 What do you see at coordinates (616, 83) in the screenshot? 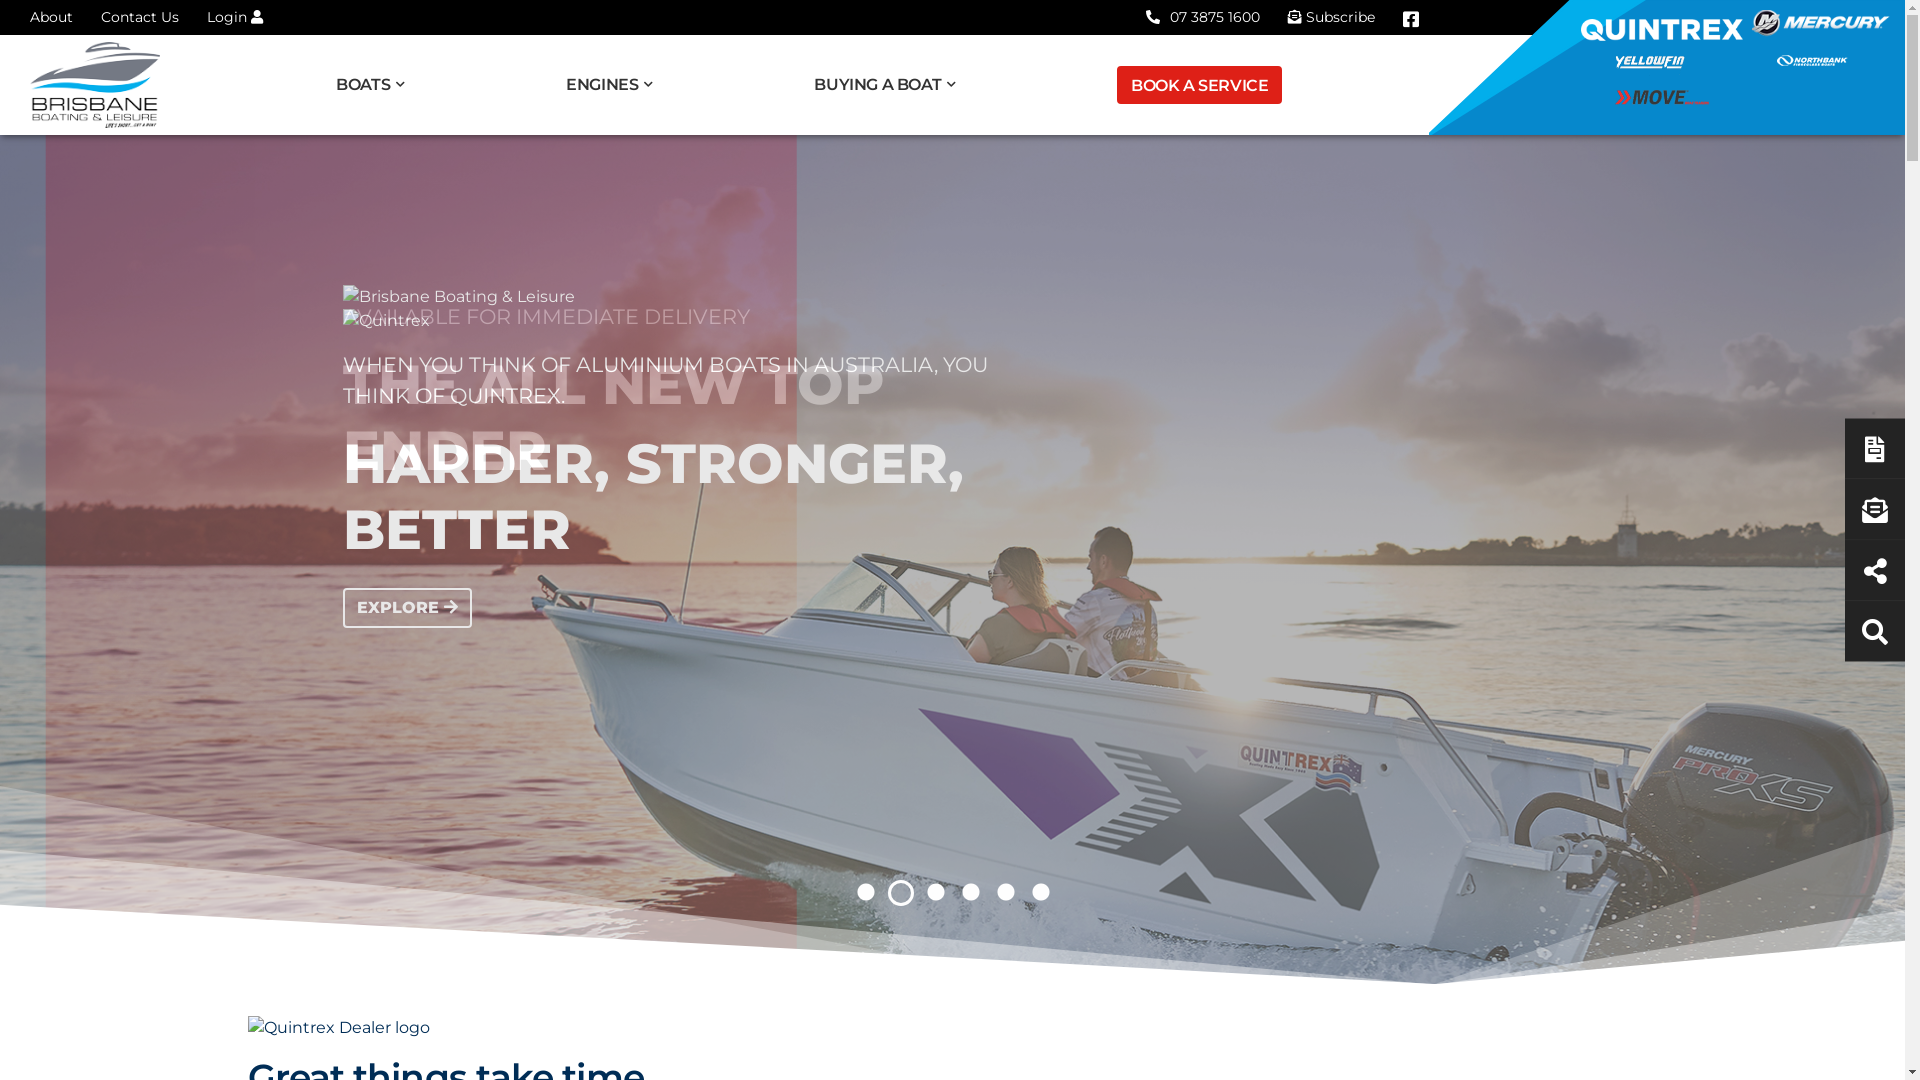
I see `'ENGINES'` at bounding box center [616, 83].